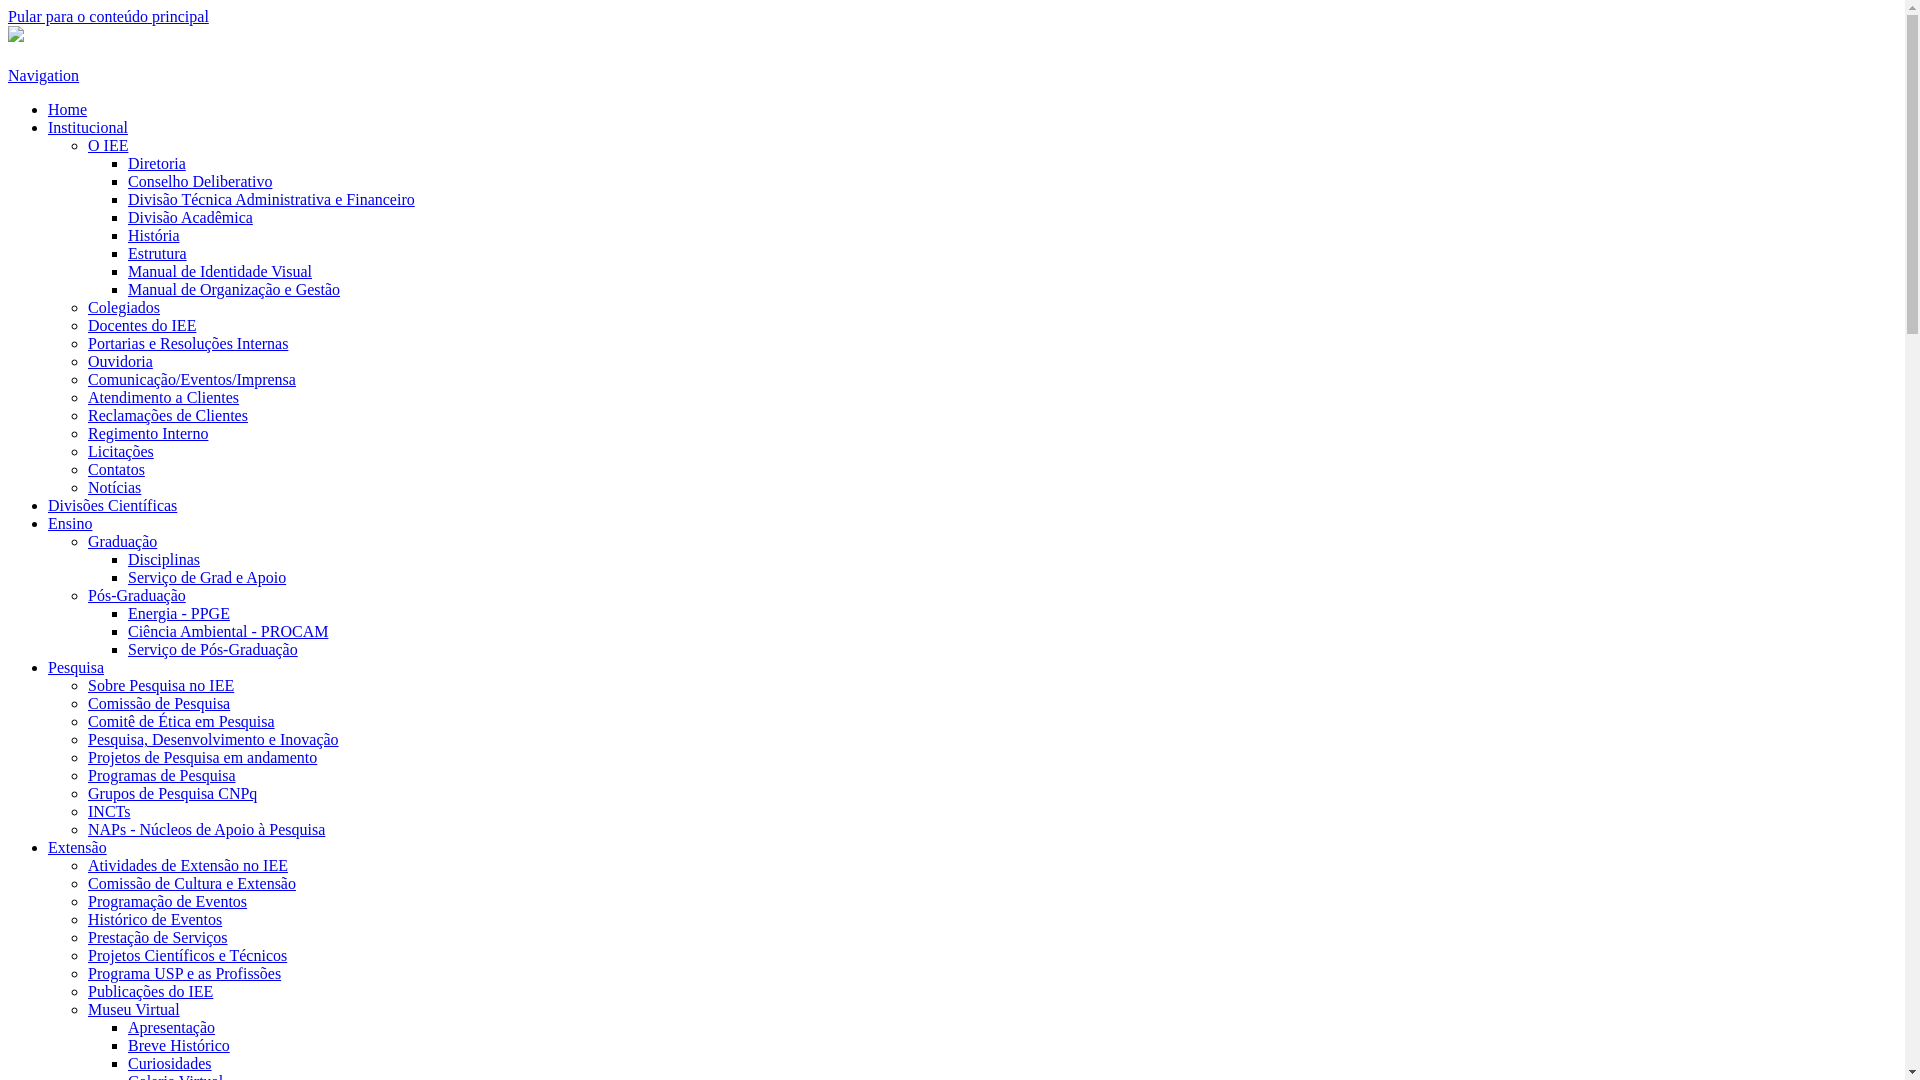 Image resolution: width=1920 pixels, height=1080 pixels. I want to click on 'Home', so click(67, 109).